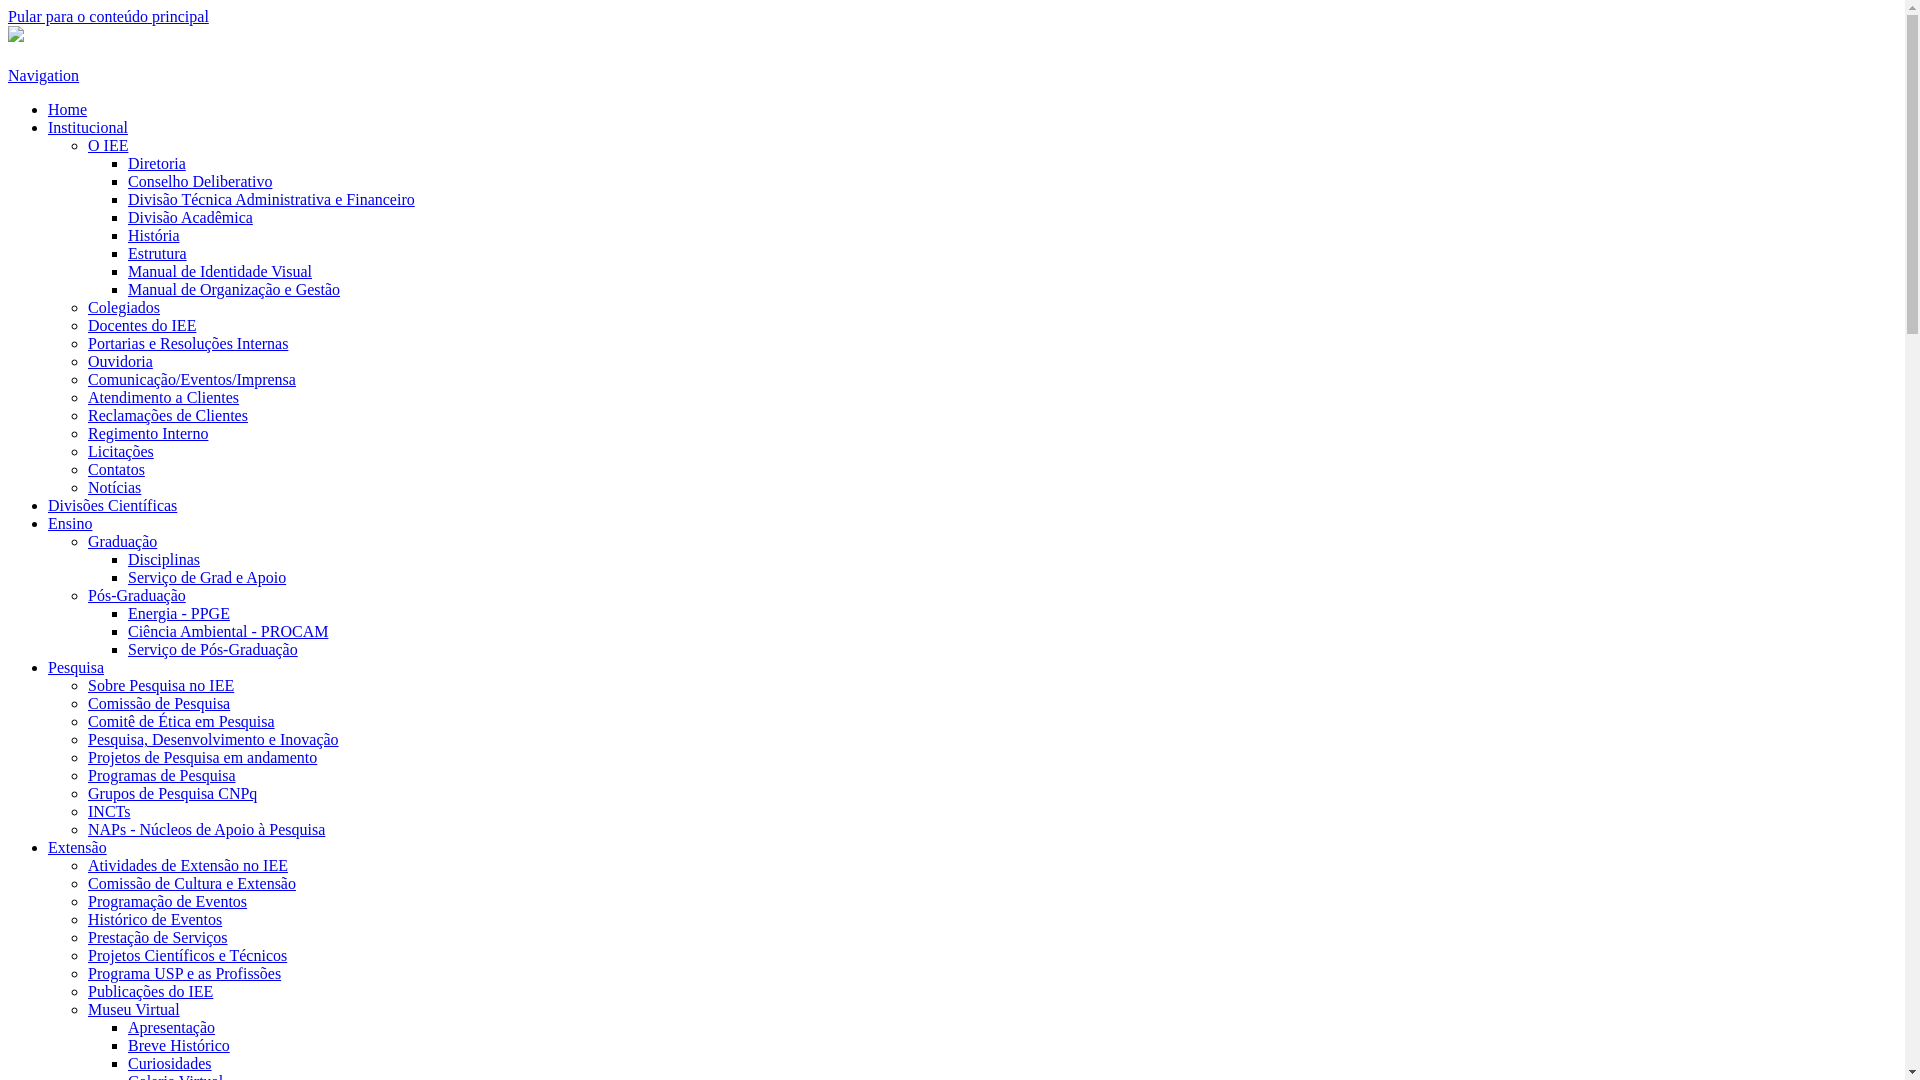 Image resolution: width=1920 pixels, height=1080 pixels. I want to click on 'Home', so click(67, 109).